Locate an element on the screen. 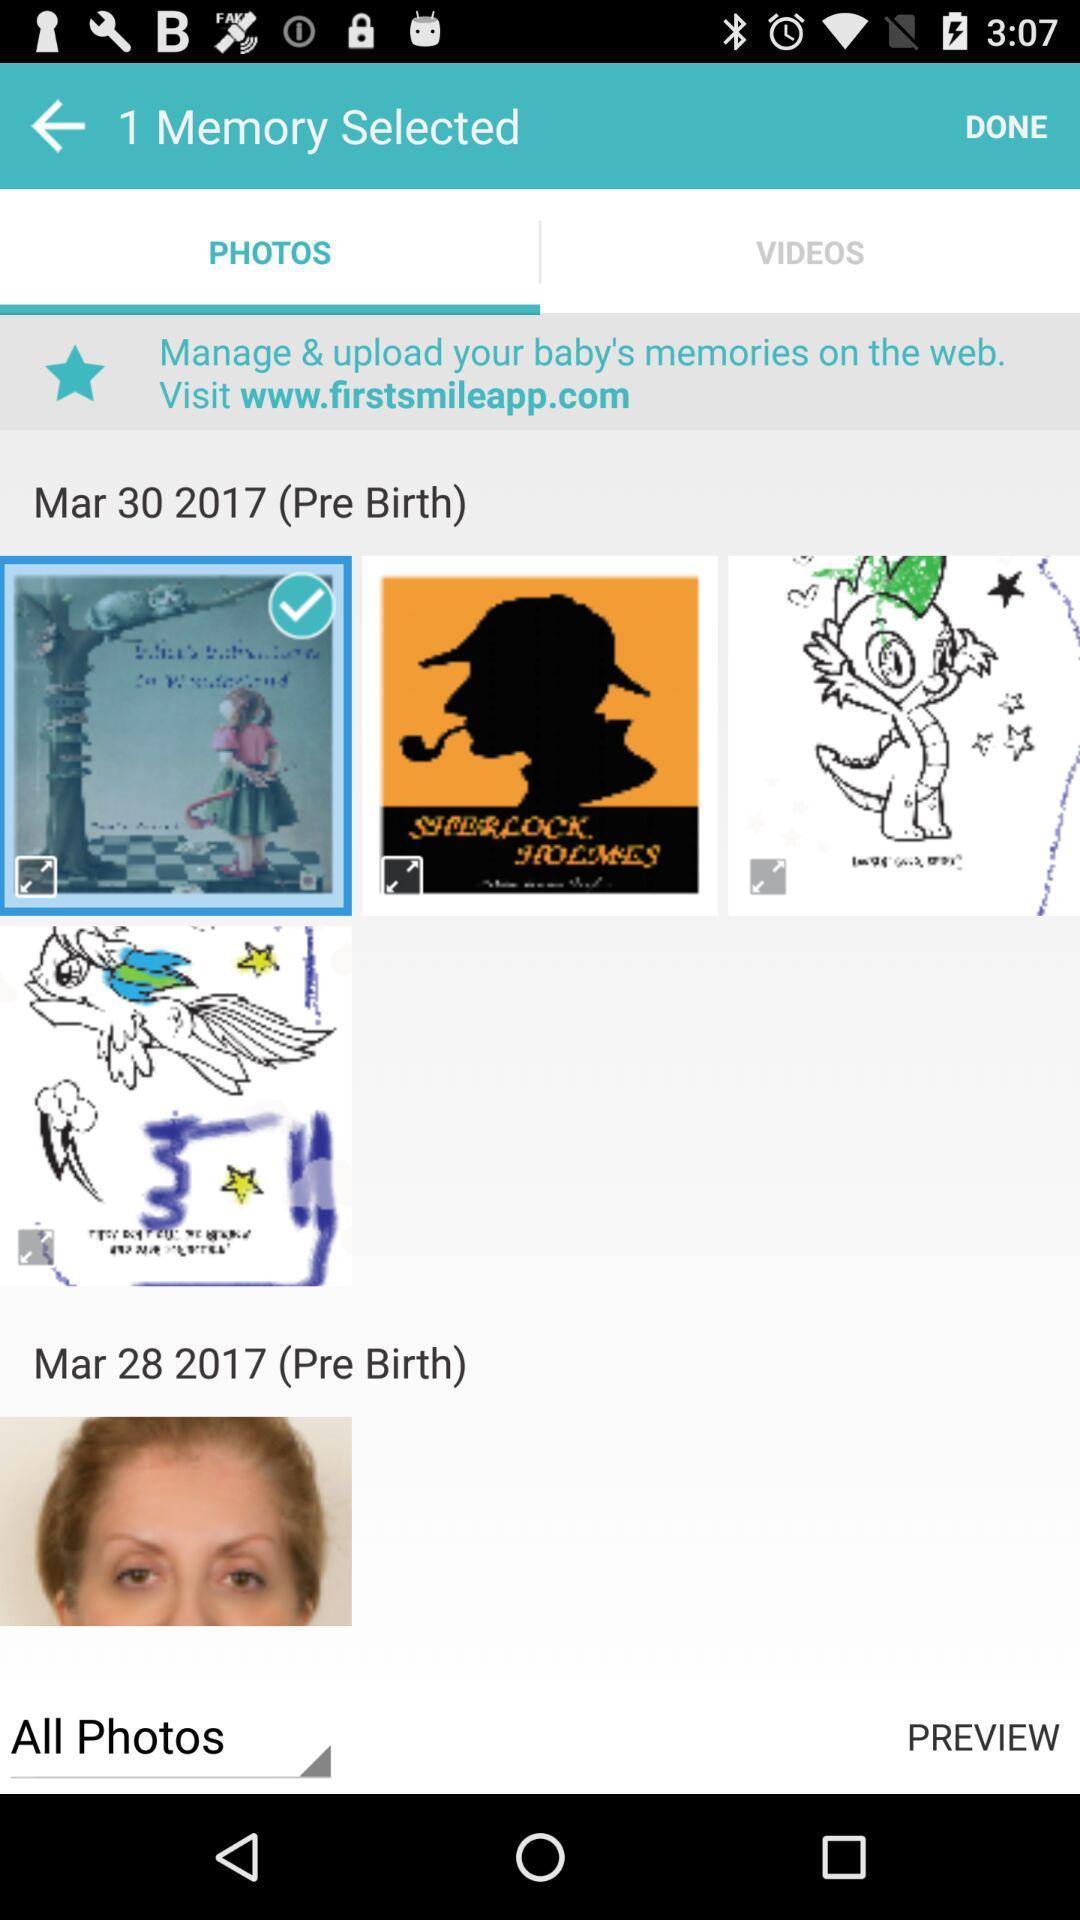  expand image is located at coordinates (37, 1245).